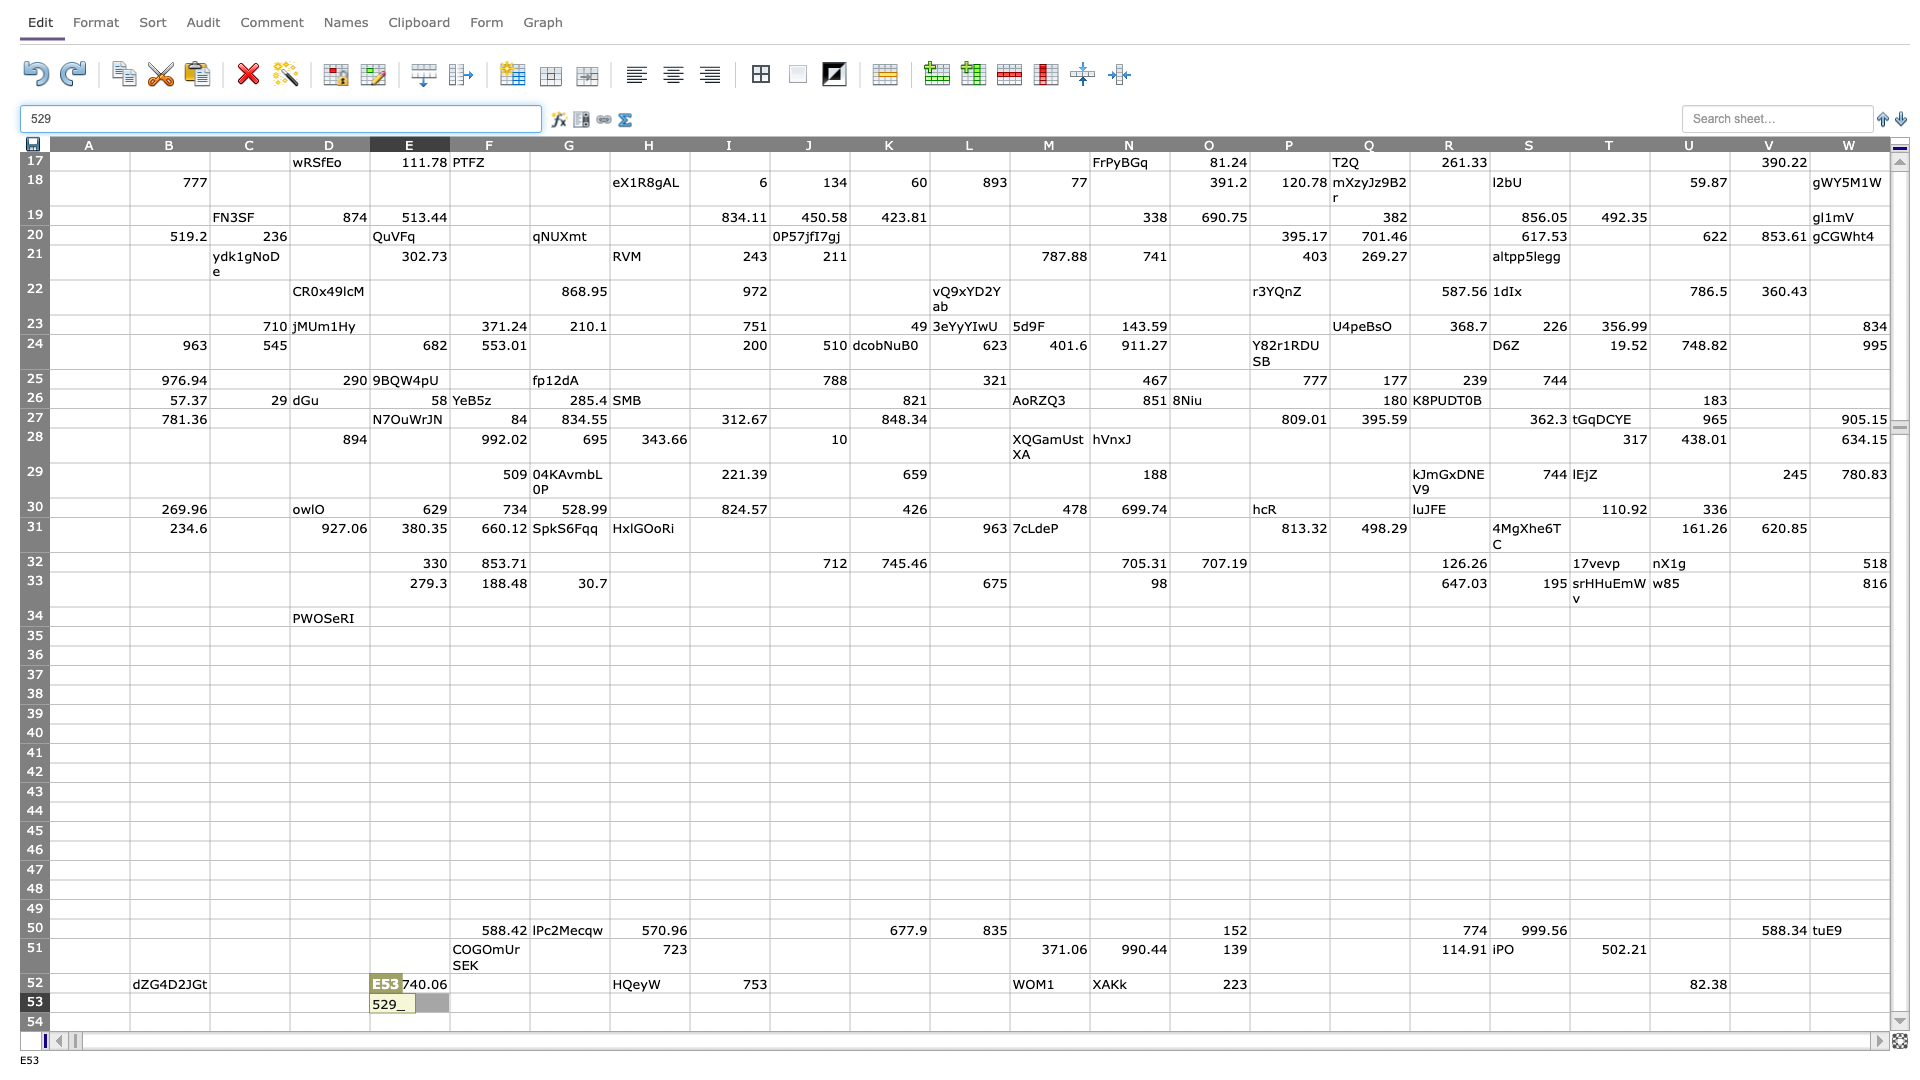 This screenshot has width=1920, height=1080. What do you see at coordinates (449, 992) in the screenshot?
I see `Top left corner of F-53` at bounding box center [449, 992].